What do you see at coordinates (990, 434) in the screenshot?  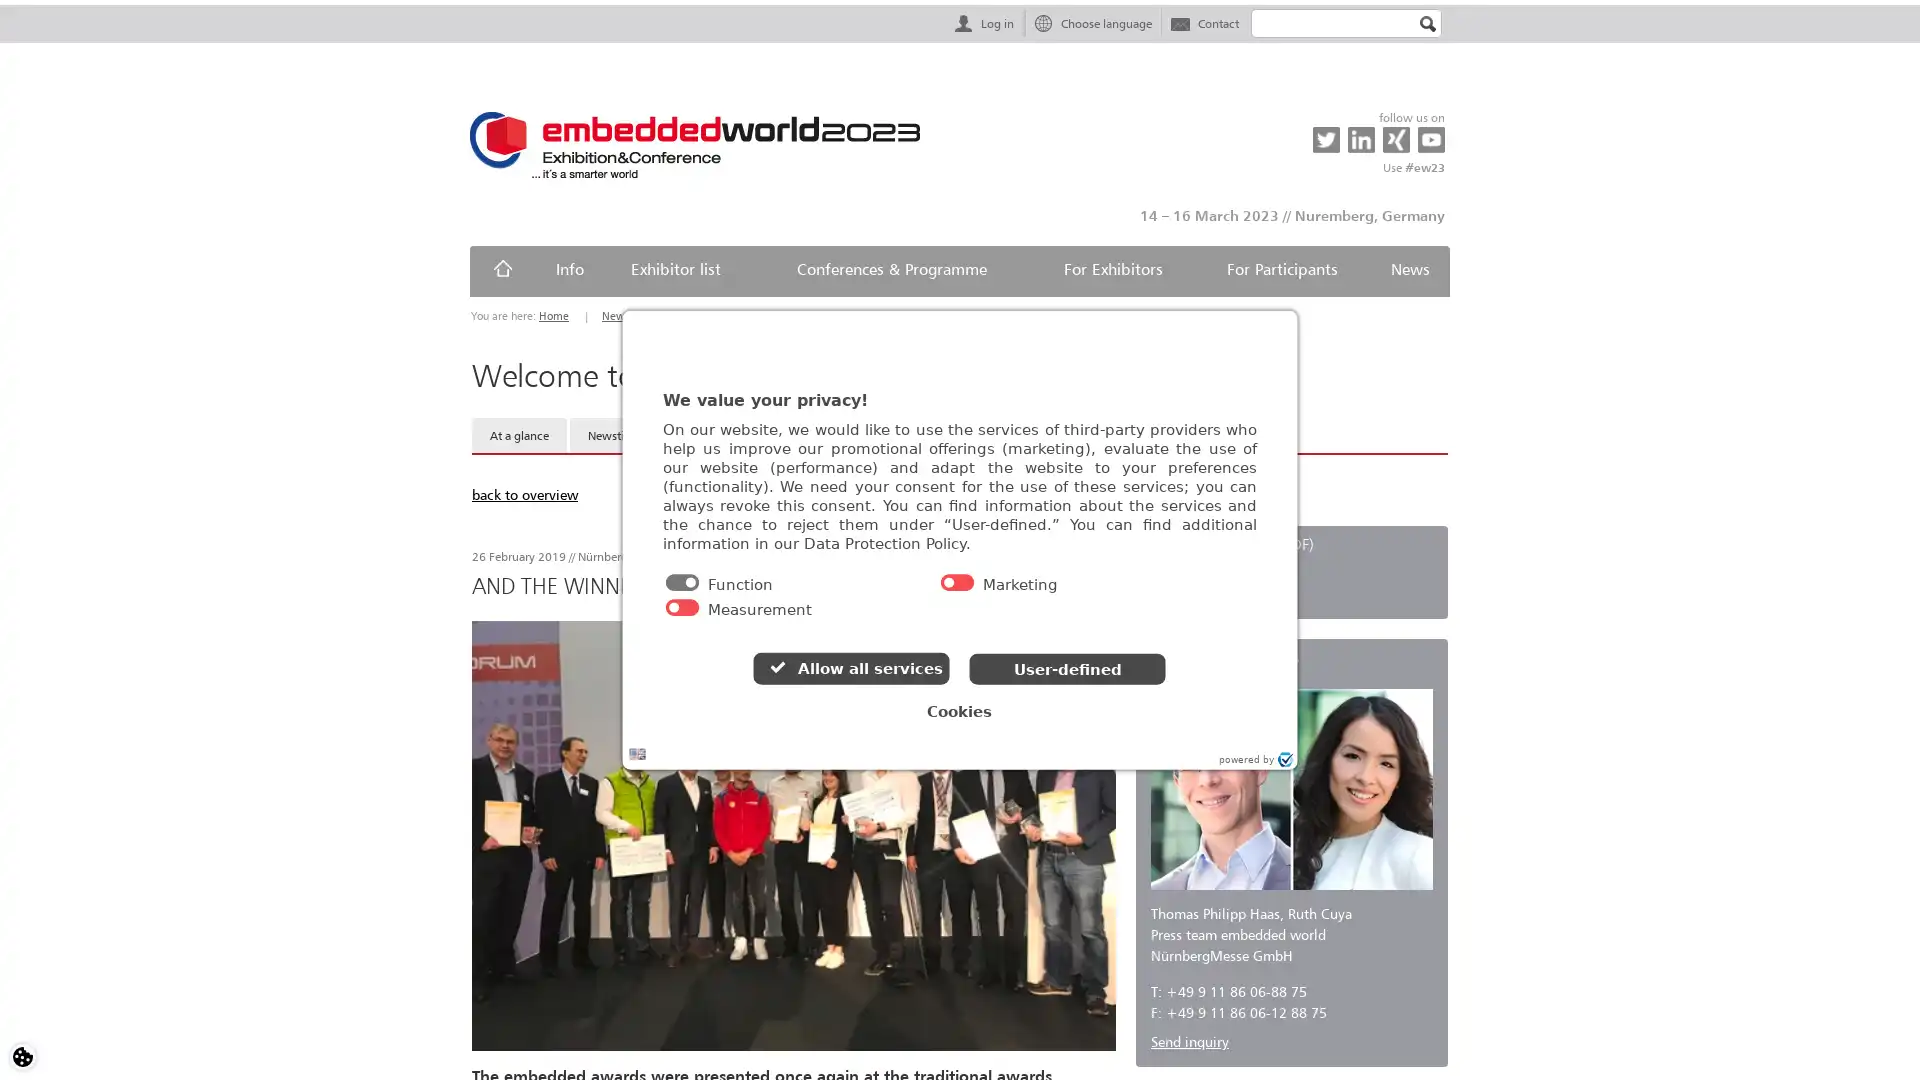 I see `Expert know-how` at bounding box center [990, 434].